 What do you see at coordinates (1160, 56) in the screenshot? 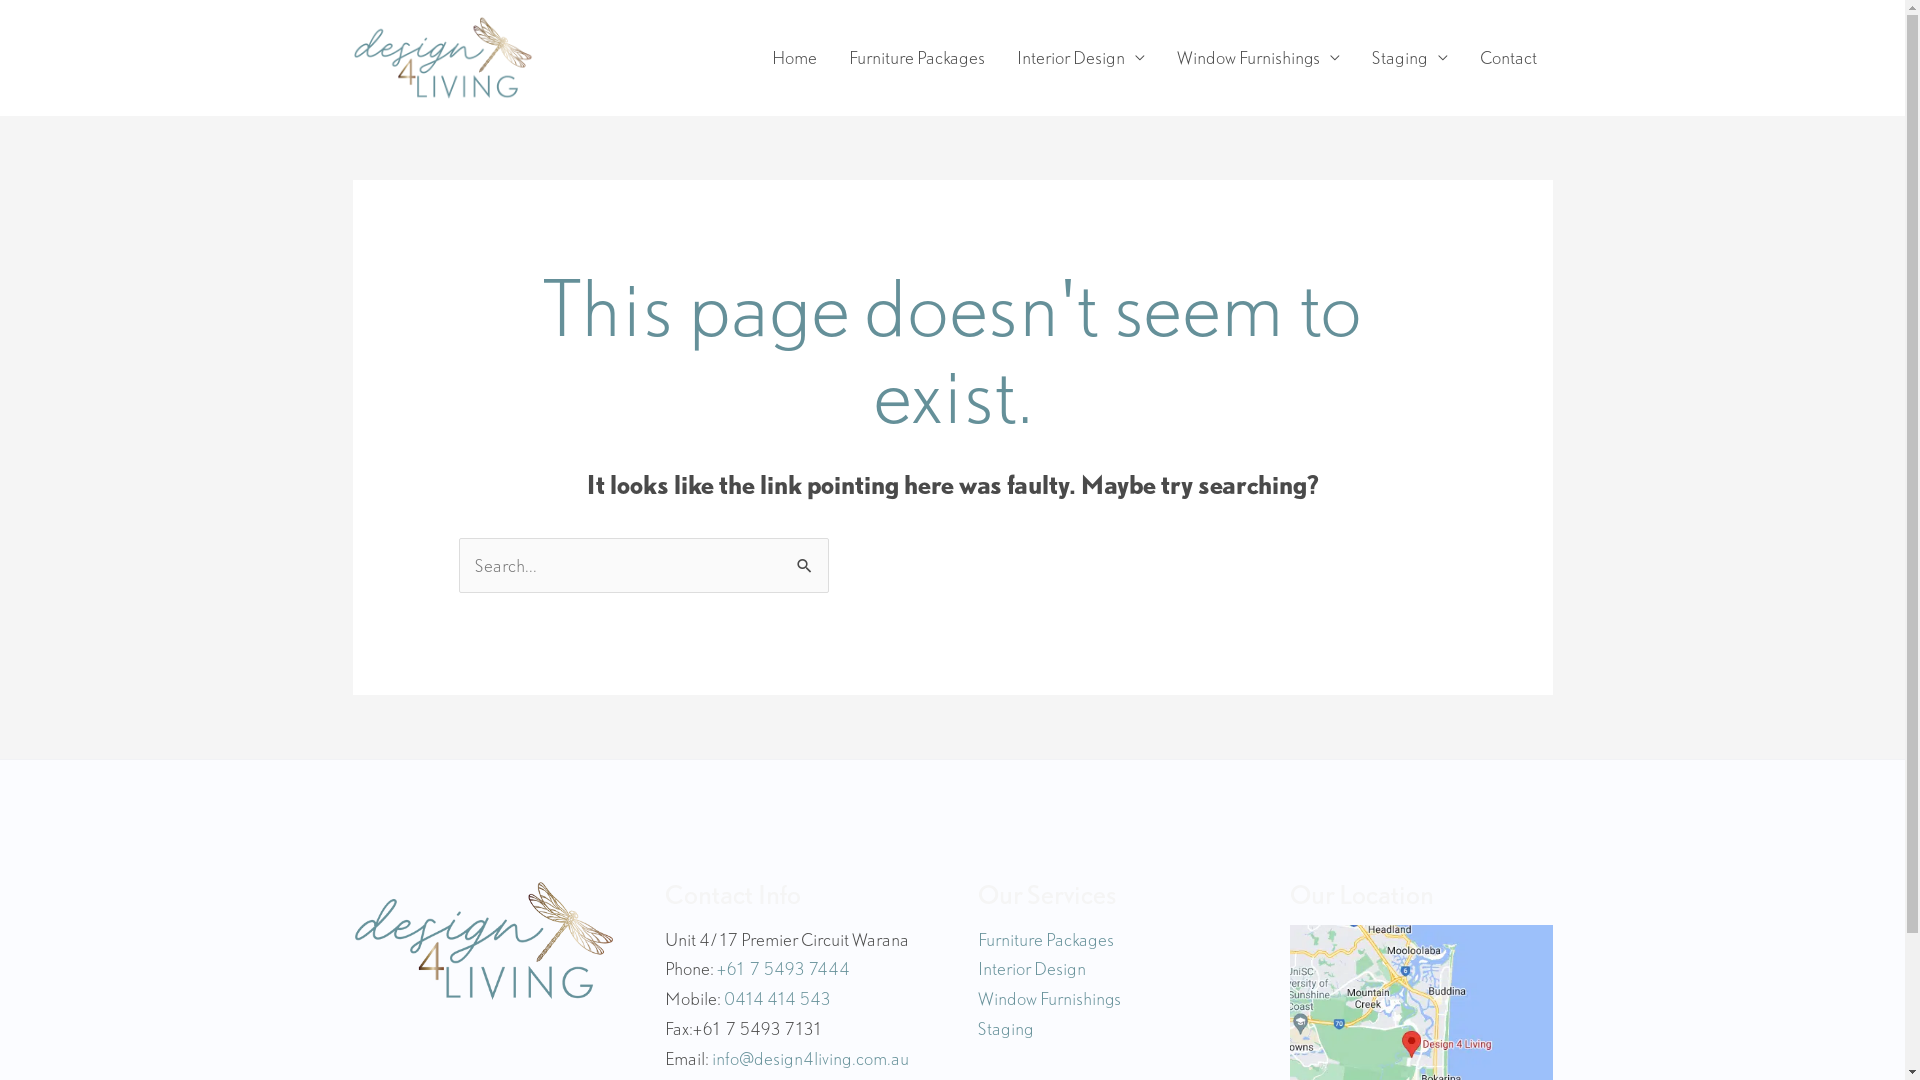
I see `'Window Furnishings'` at bounding box center [1160, 56].